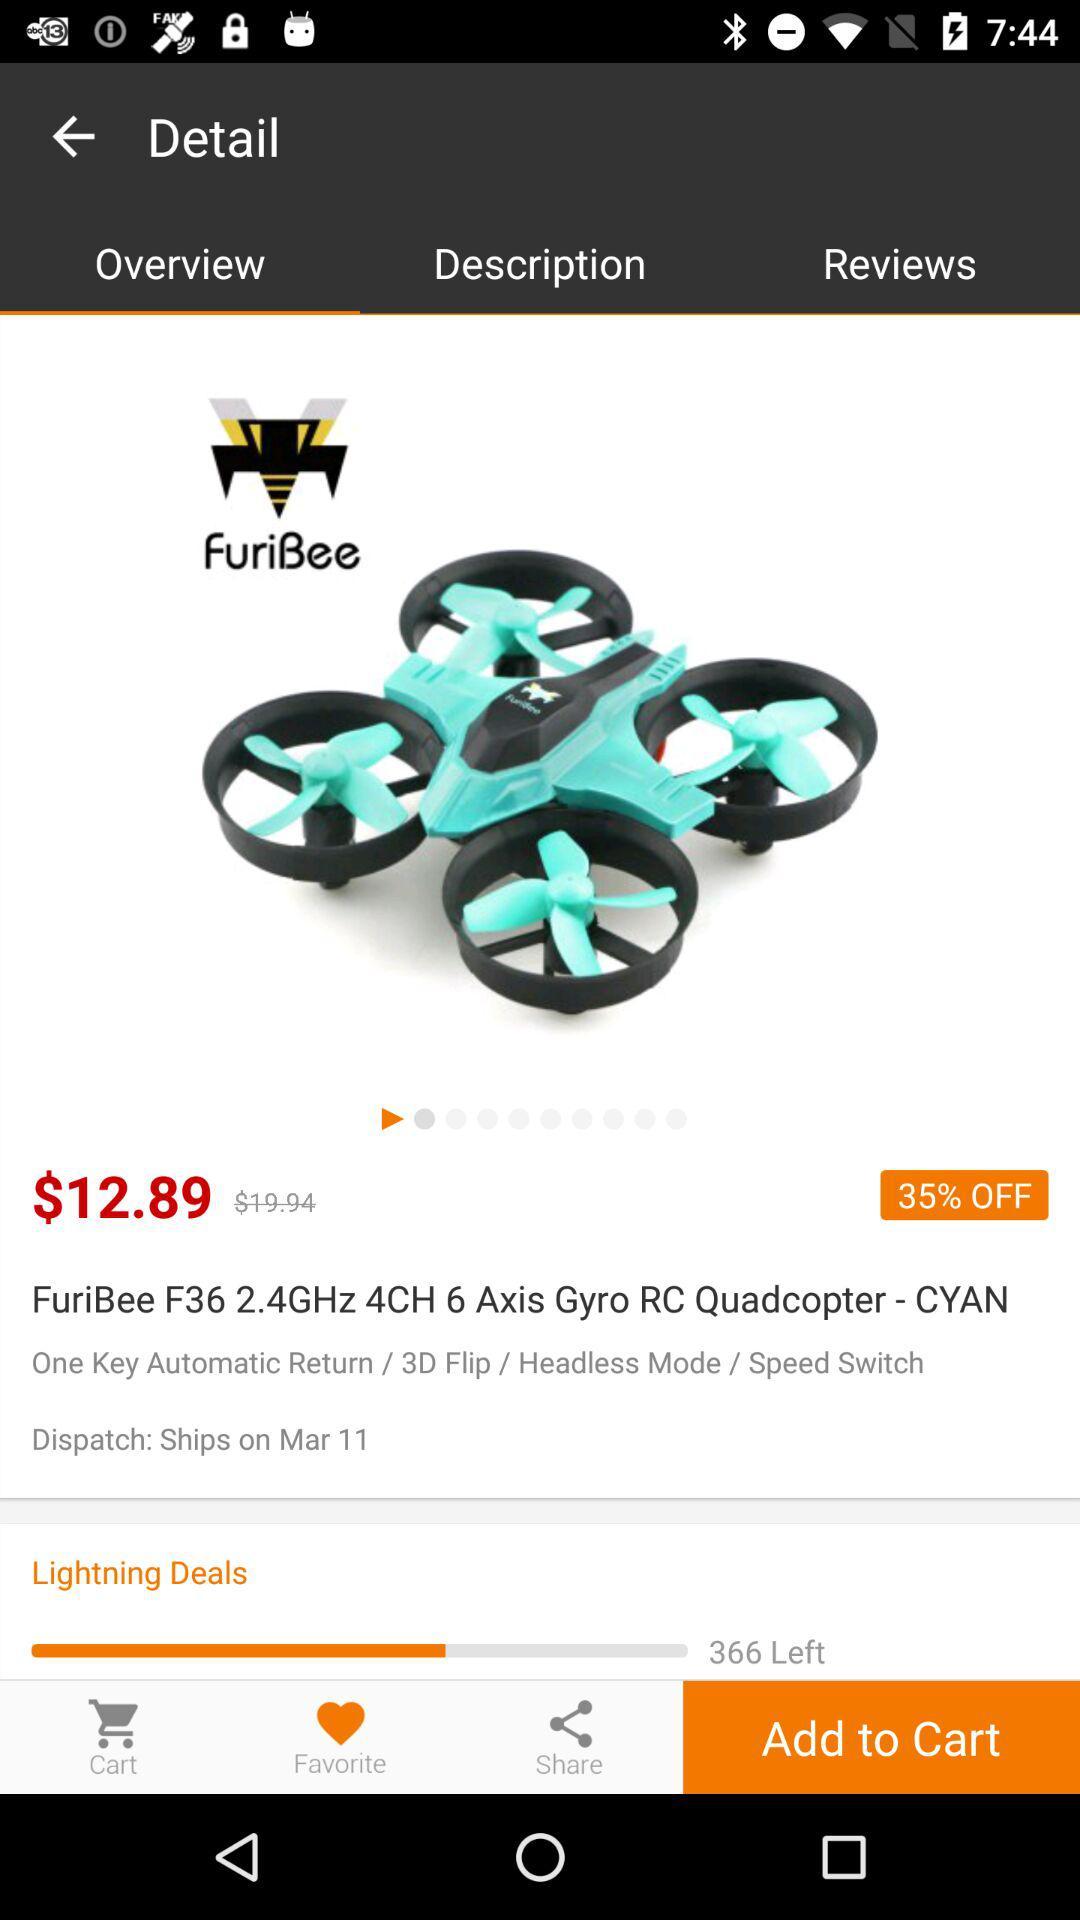 The image size is (1080, 1920). Describe the element at coordinates (569, 1736) in the screenshot. I see `the share icon` at that location.